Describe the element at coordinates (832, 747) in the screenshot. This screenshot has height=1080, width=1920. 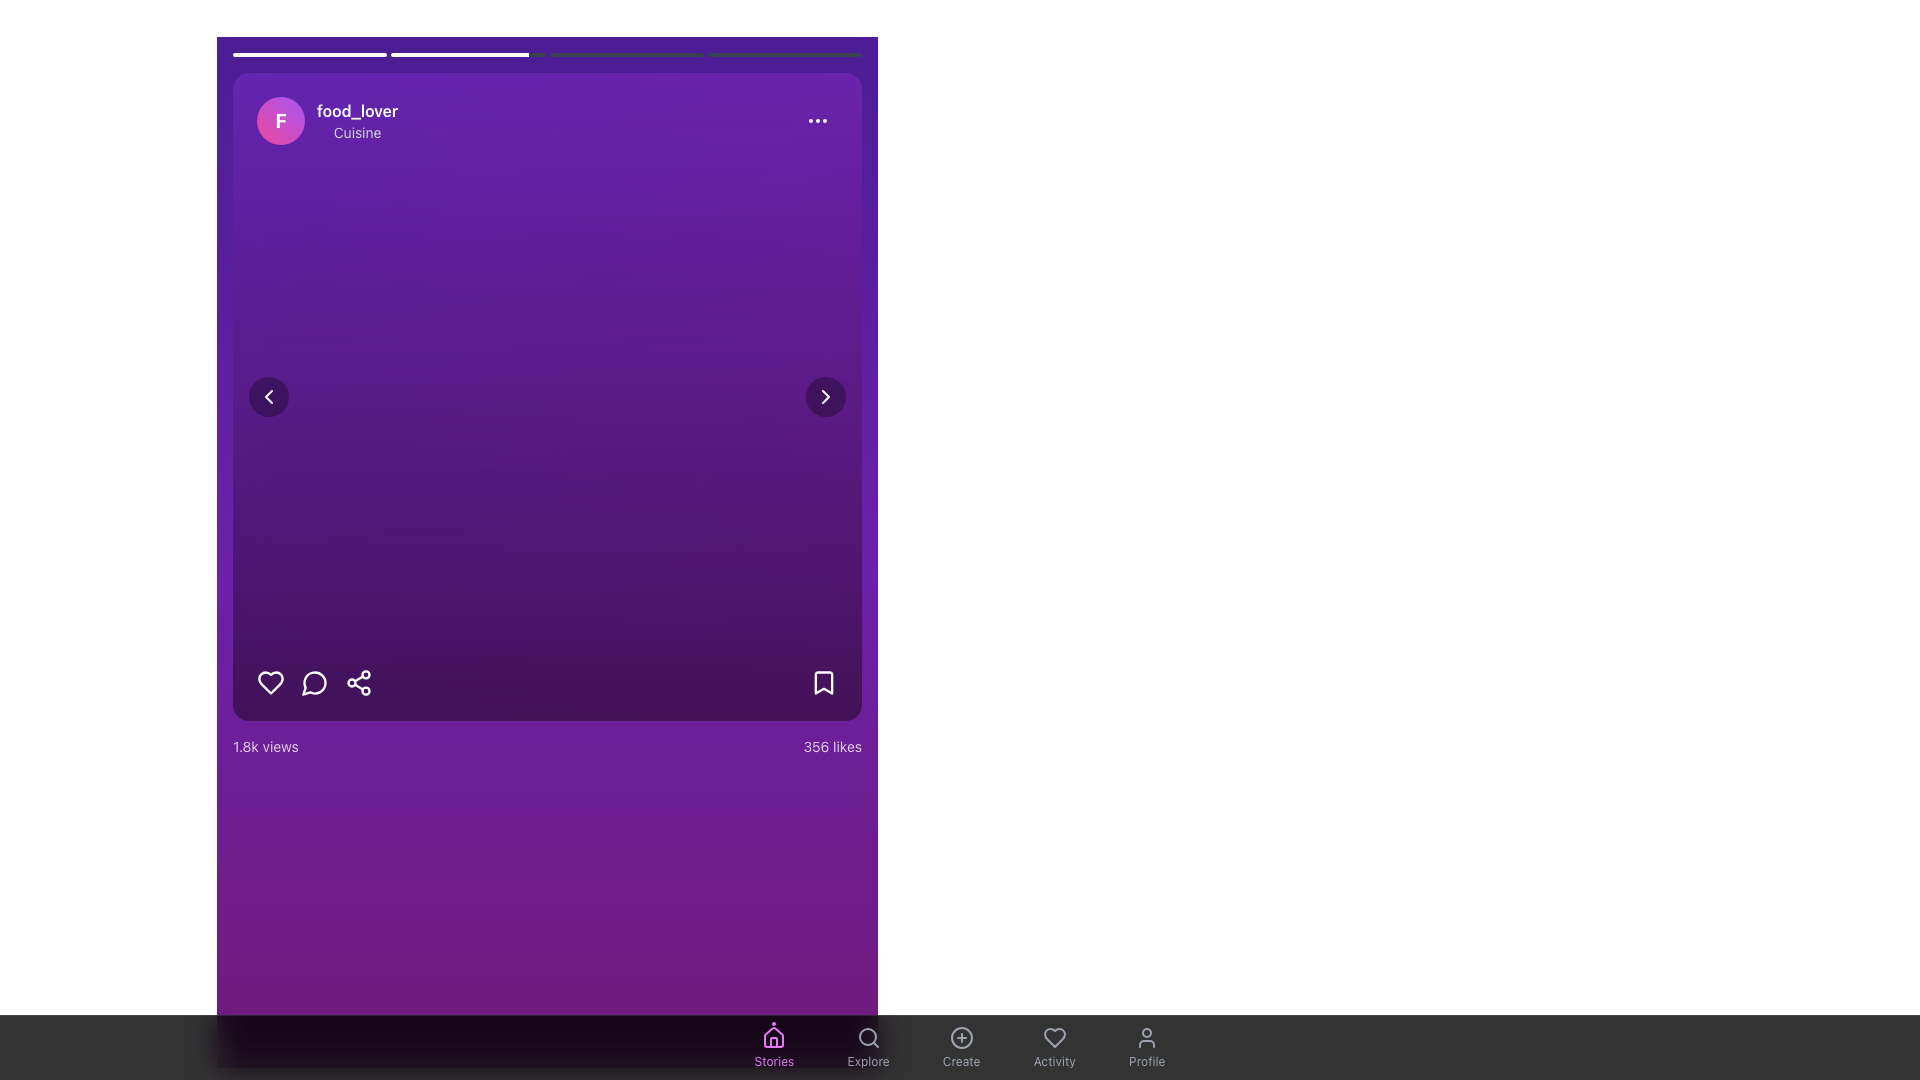
I see `text label displaying the total number of likes received for the associated content, located in the bottom-right corner of the visible content area` at that location.